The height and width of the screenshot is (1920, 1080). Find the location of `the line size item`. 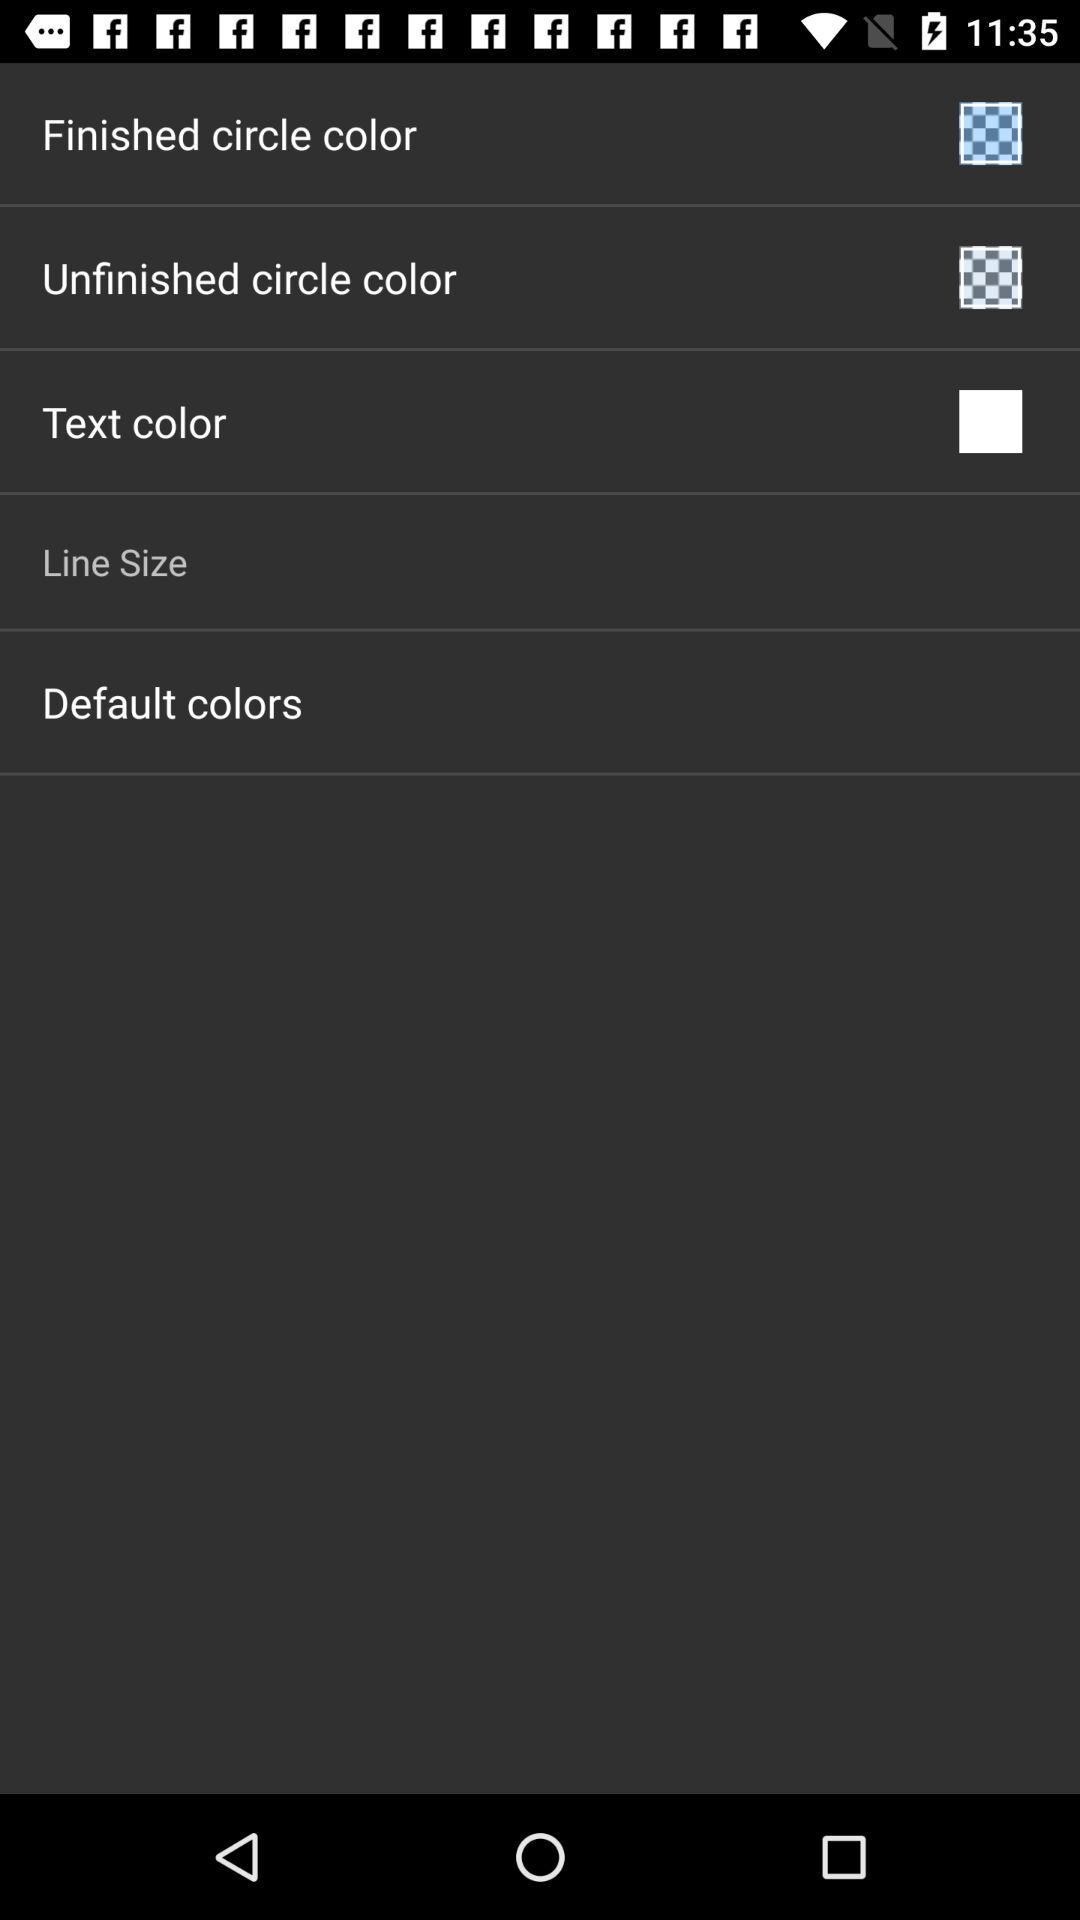

the line size item is located at coordinates (114, 560).